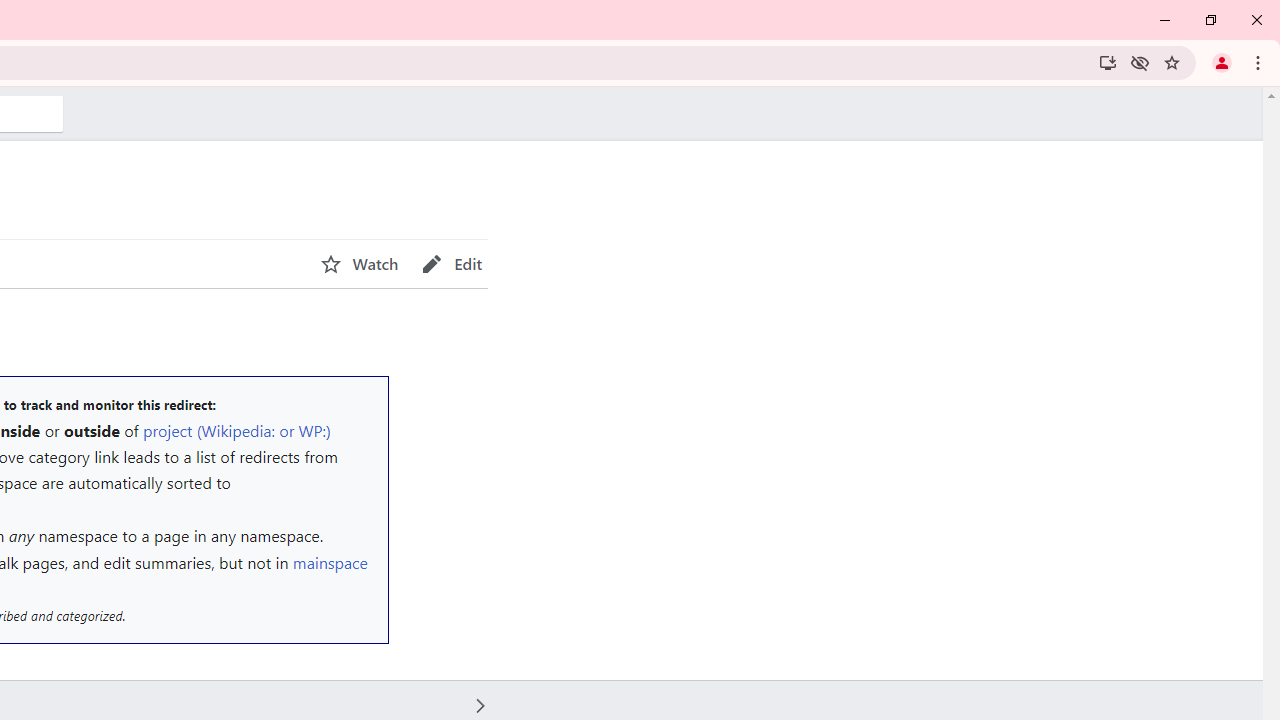 The width and height of the screenshot is (1280, 720). I want to click on 'AutomationID: page-actions-watch', so click(359, 263).